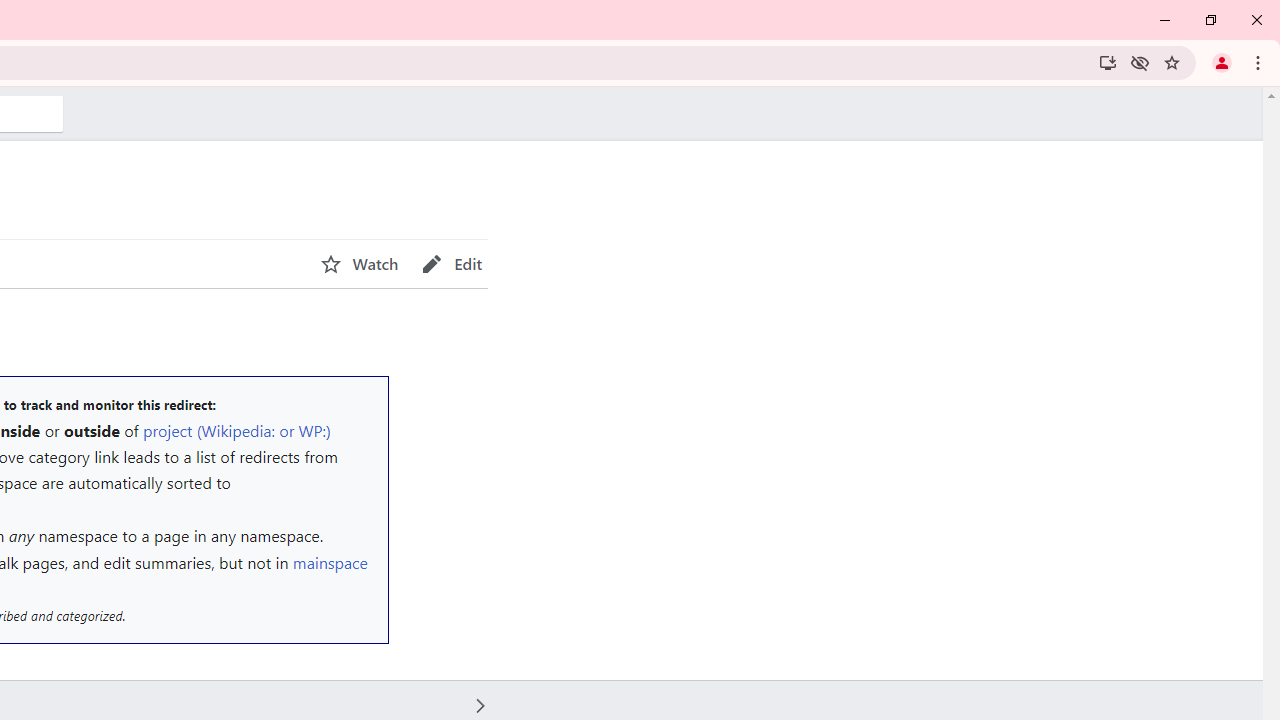 The width and height of the screenshot is (1280, 720). I want to click on 'AutomationID: page-actions-watch', so click(359, 263).